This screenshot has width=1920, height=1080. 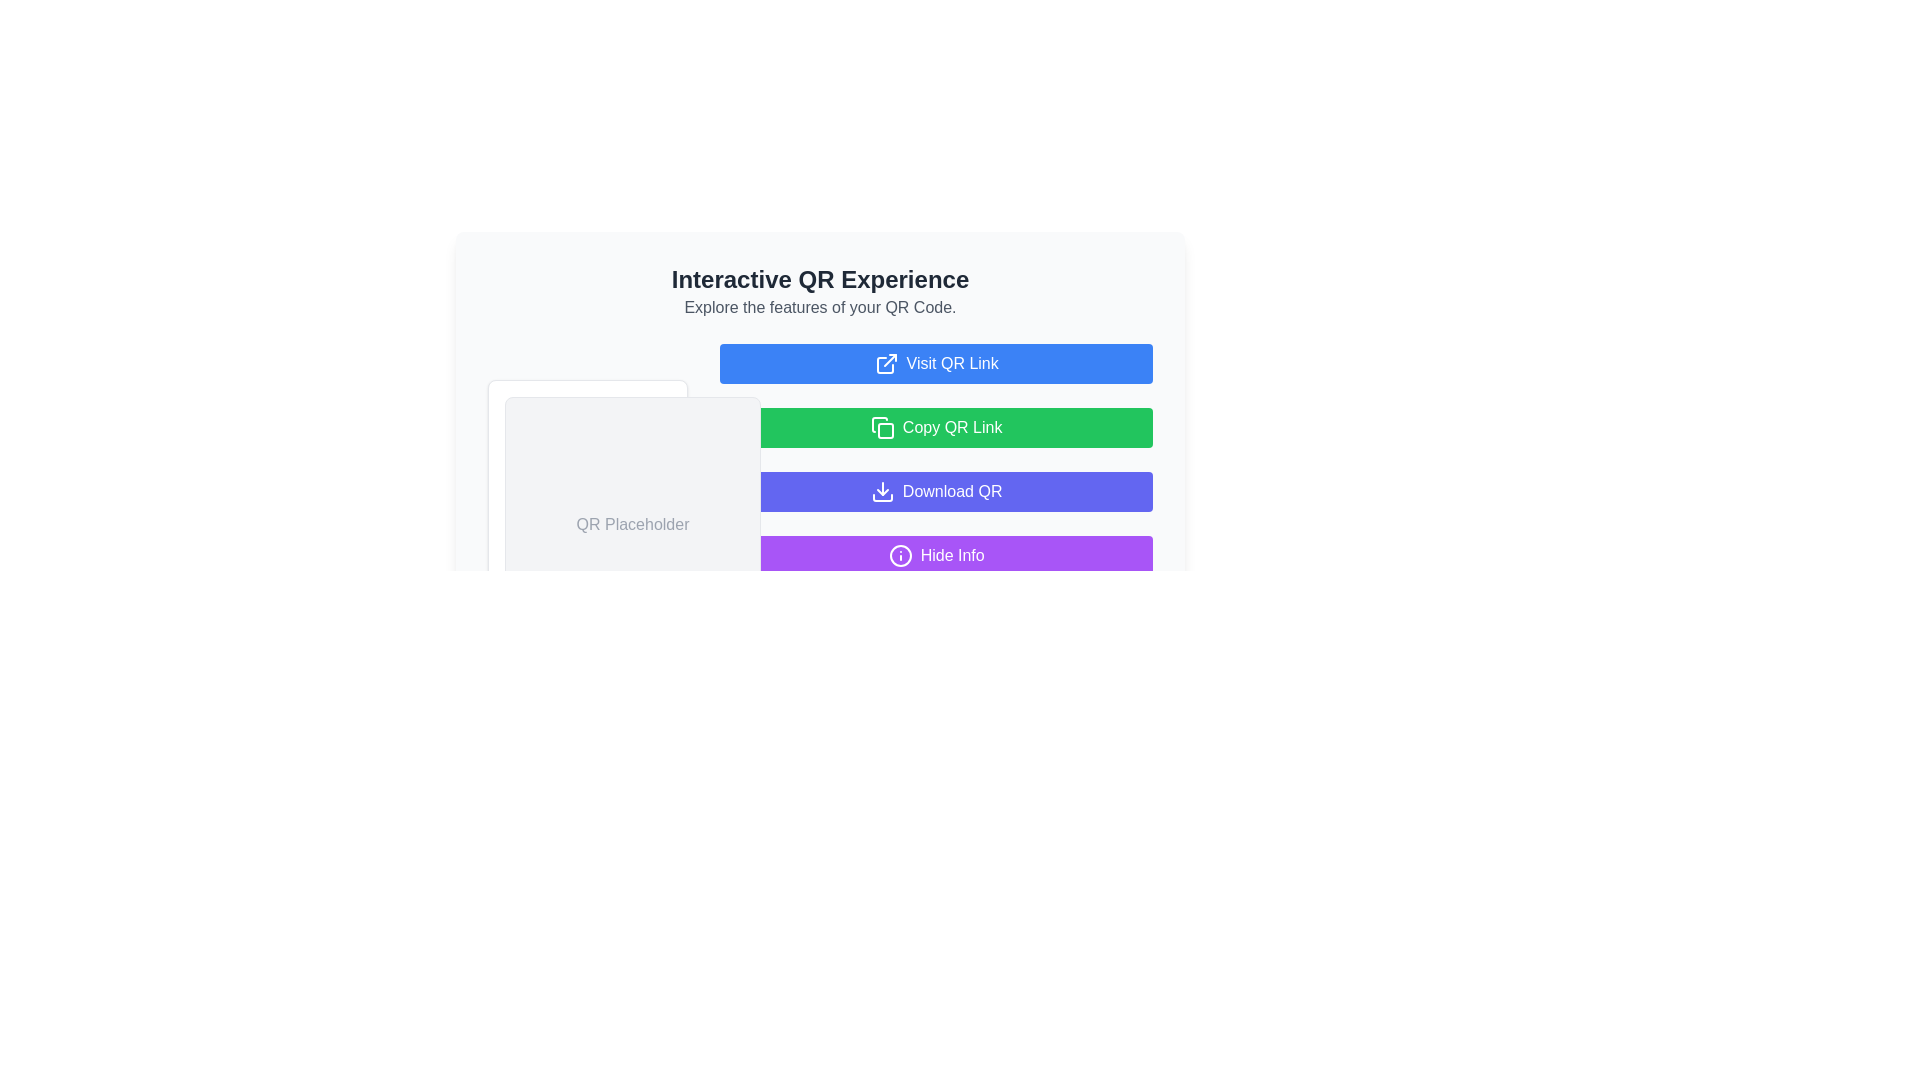 I want to click on the 'Hide Info' button with a purple background and white text, so click(x=820, y=523).